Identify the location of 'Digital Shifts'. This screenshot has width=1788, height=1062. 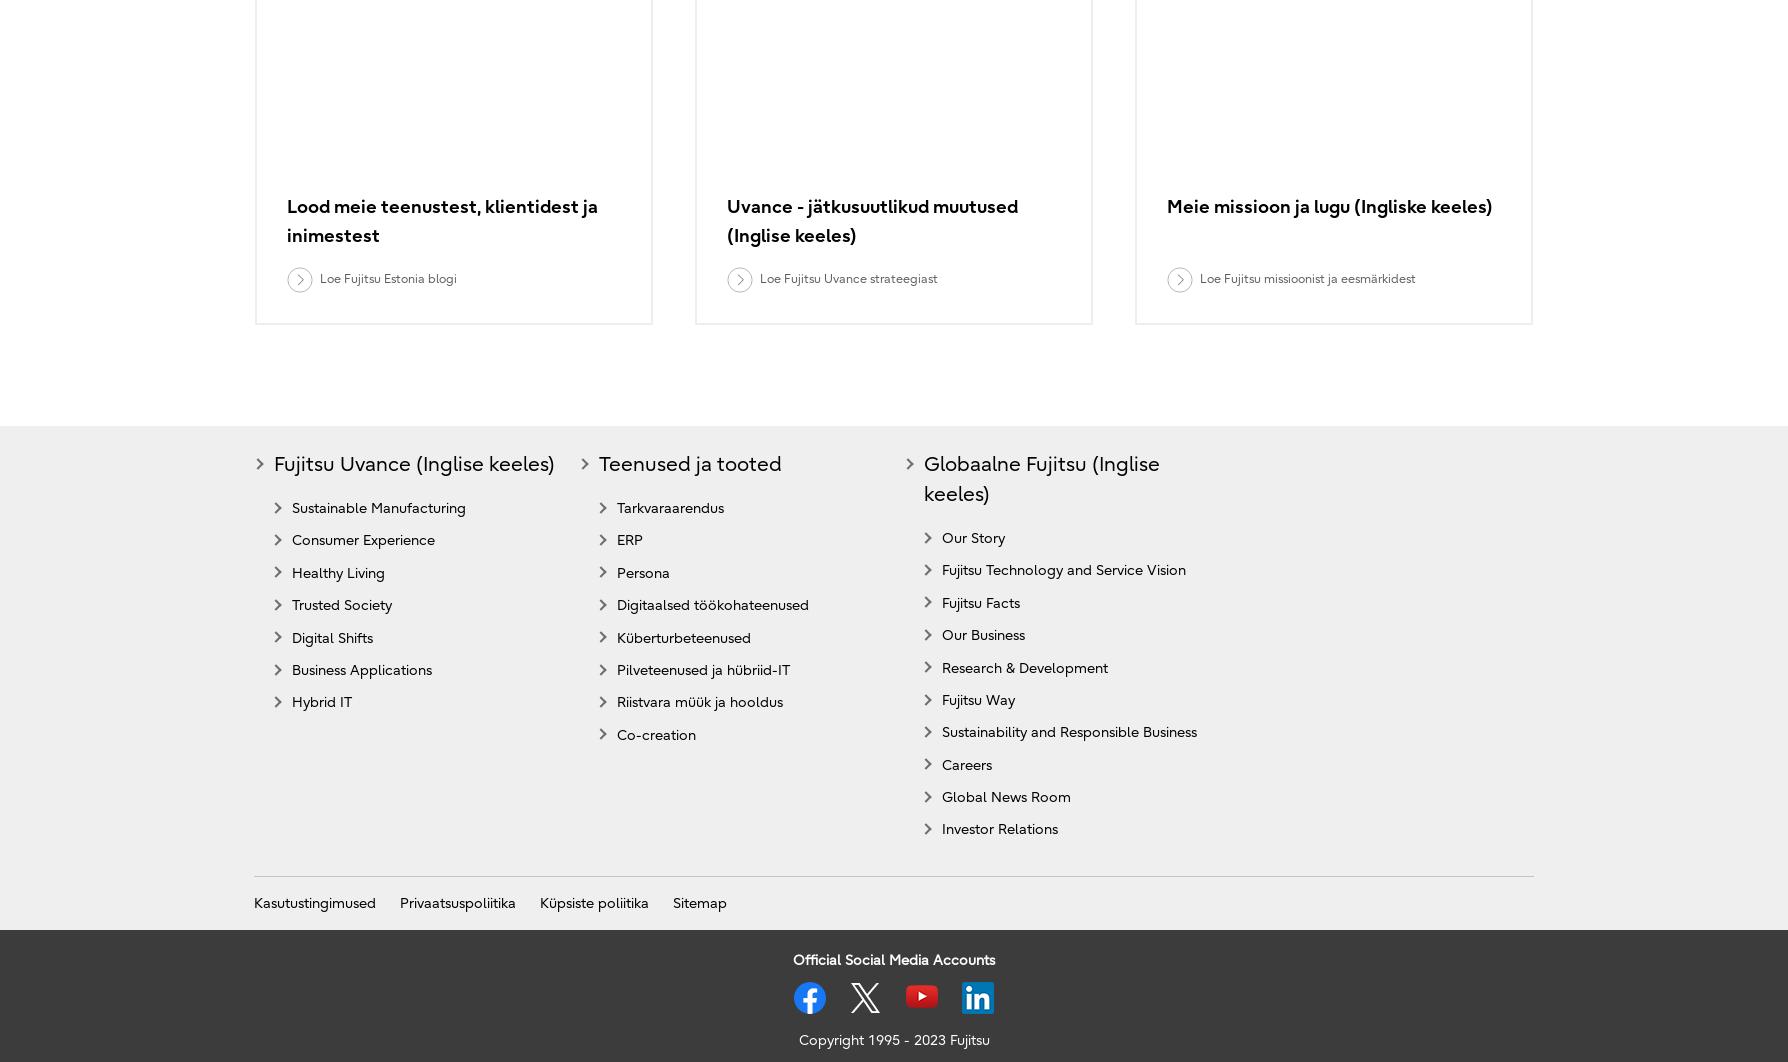
(331, 637).